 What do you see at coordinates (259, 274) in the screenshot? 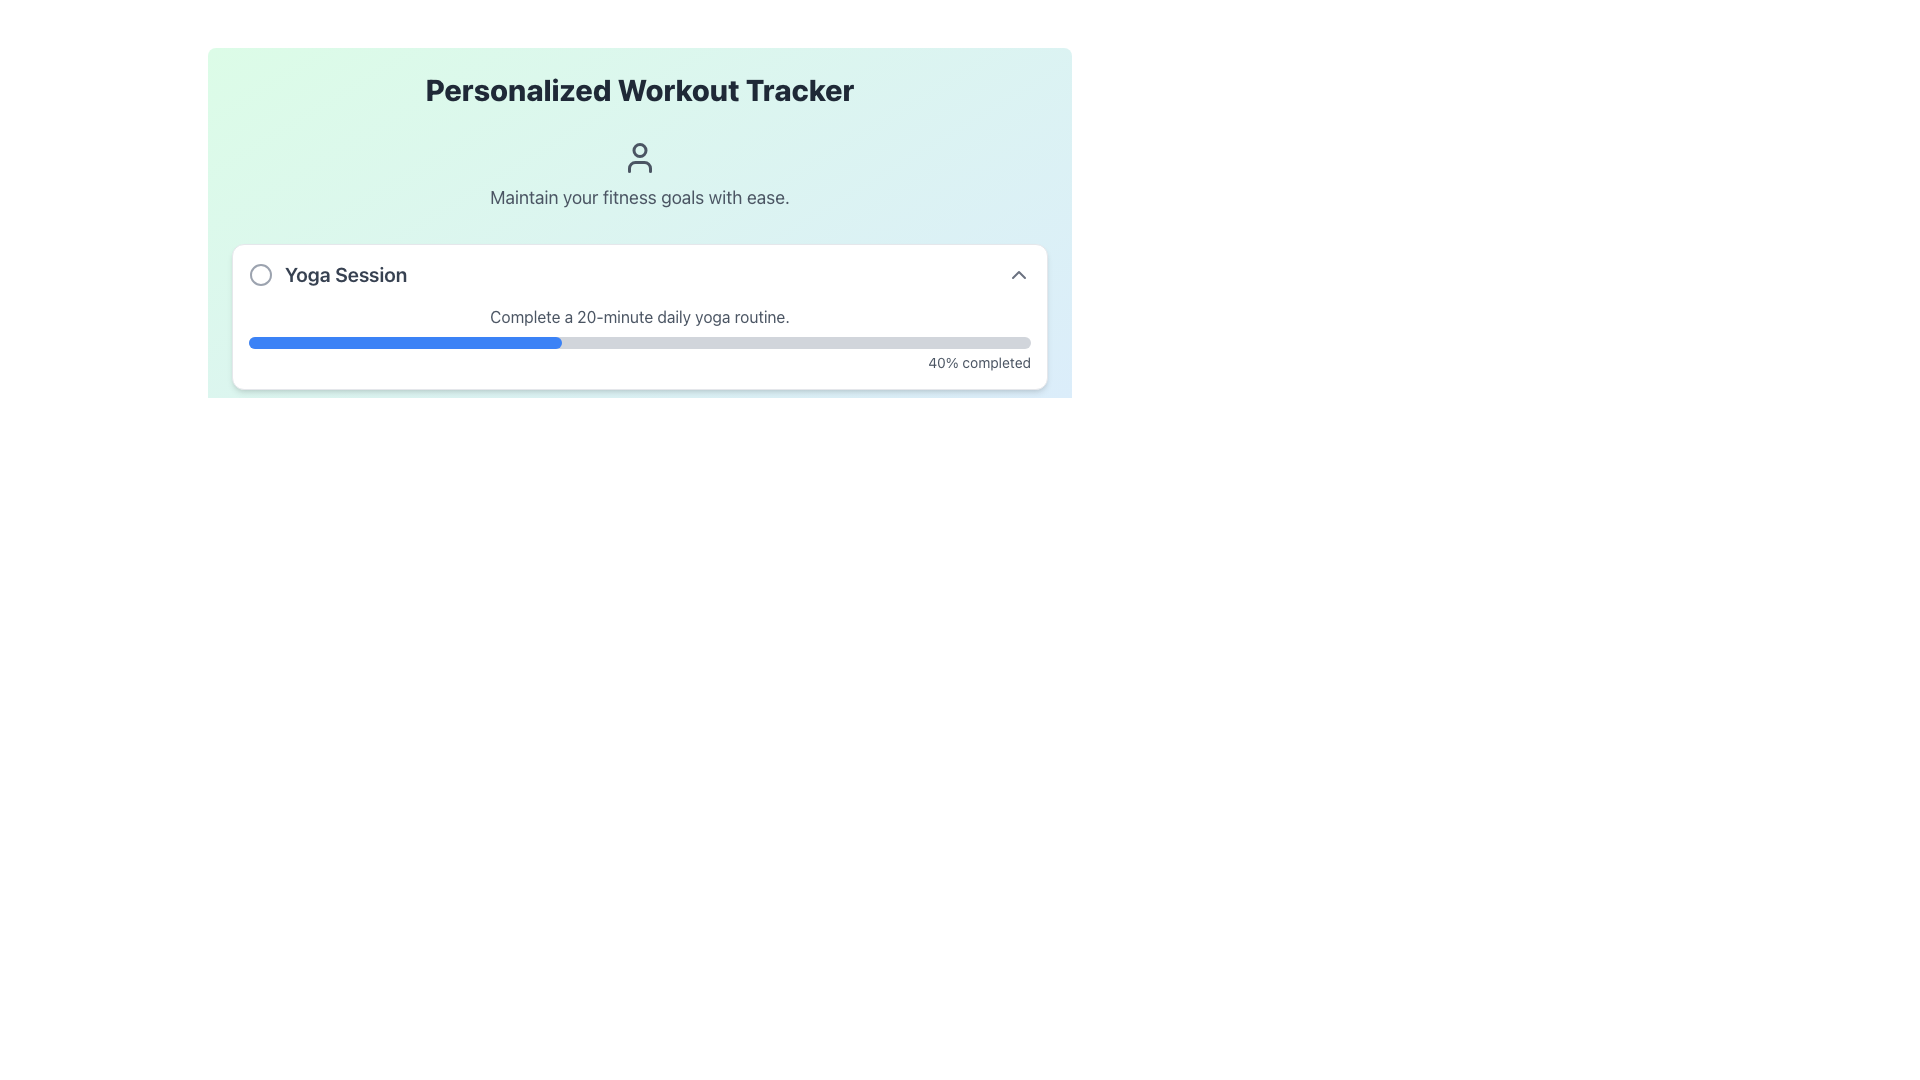
I see `the circular icon with a gray outline located to the left of the text label 'Yoga Session'` at bounding box center [259, 274].